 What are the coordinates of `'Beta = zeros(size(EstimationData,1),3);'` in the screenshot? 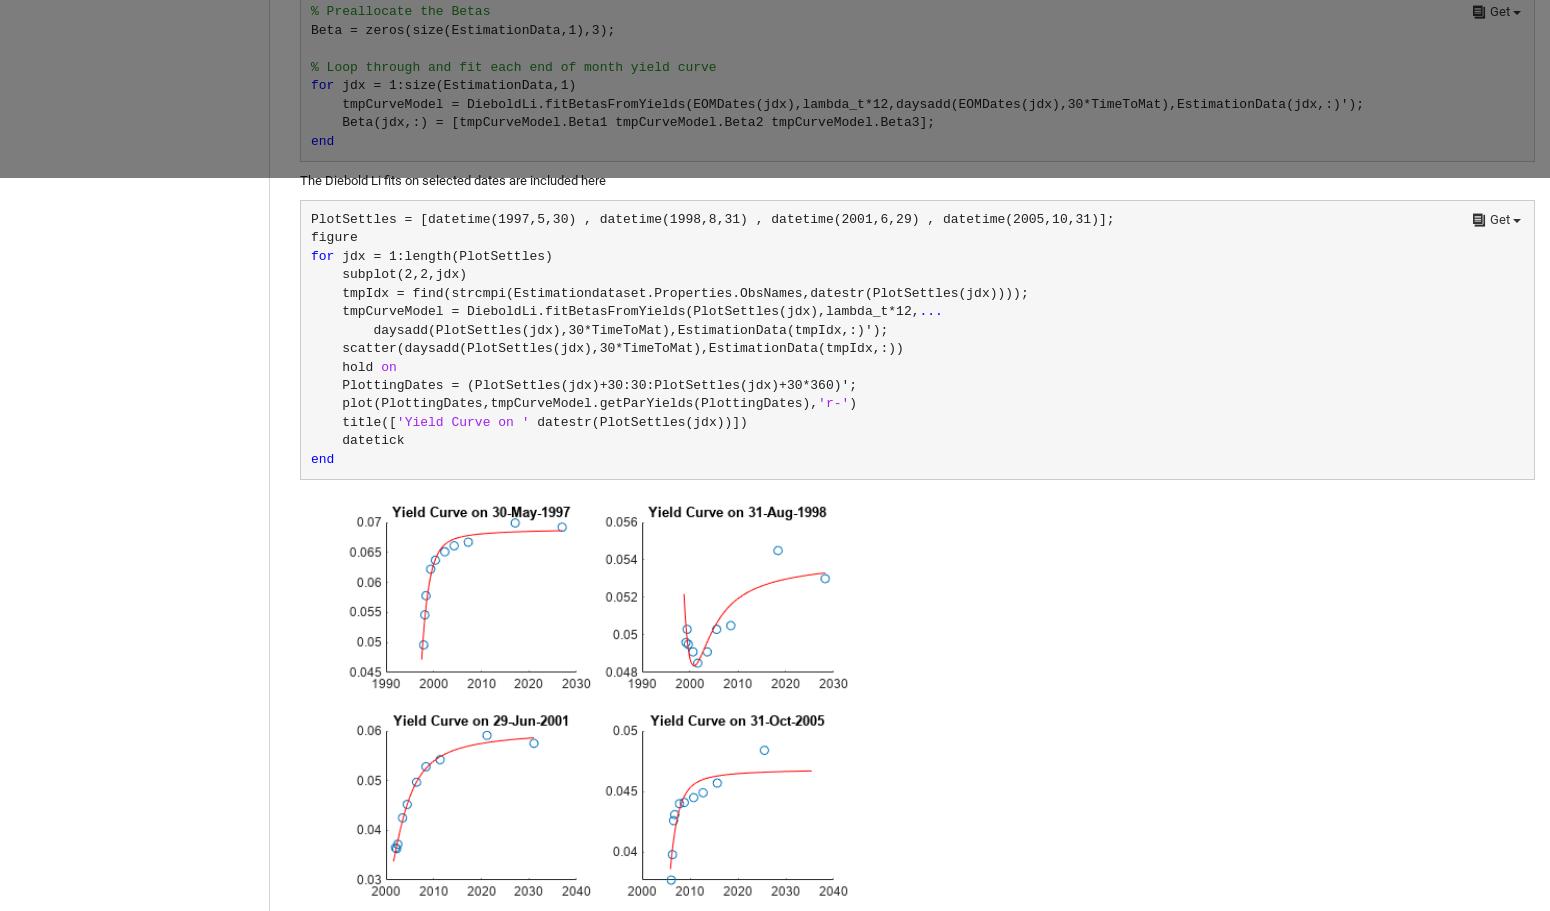 It's located at (462, 29).